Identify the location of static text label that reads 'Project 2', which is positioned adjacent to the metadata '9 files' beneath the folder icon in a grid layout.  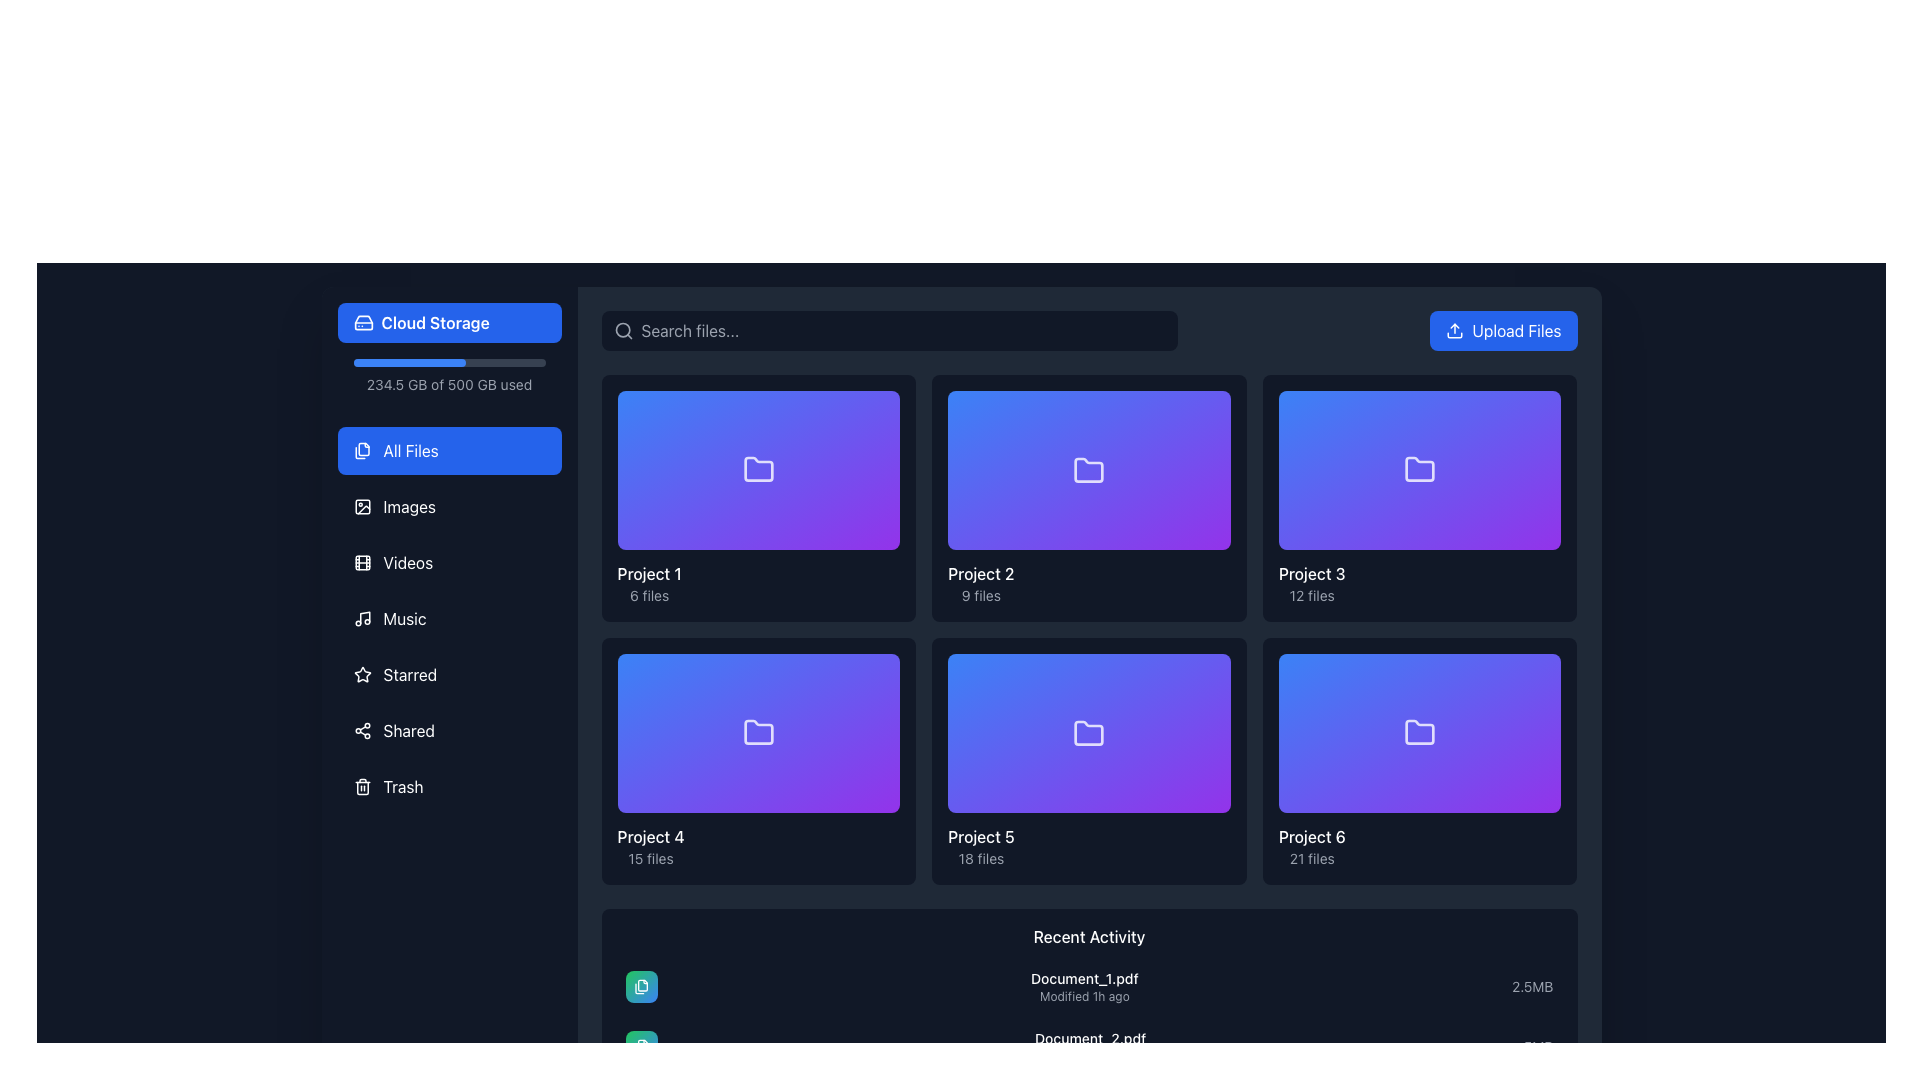
(981, 574).